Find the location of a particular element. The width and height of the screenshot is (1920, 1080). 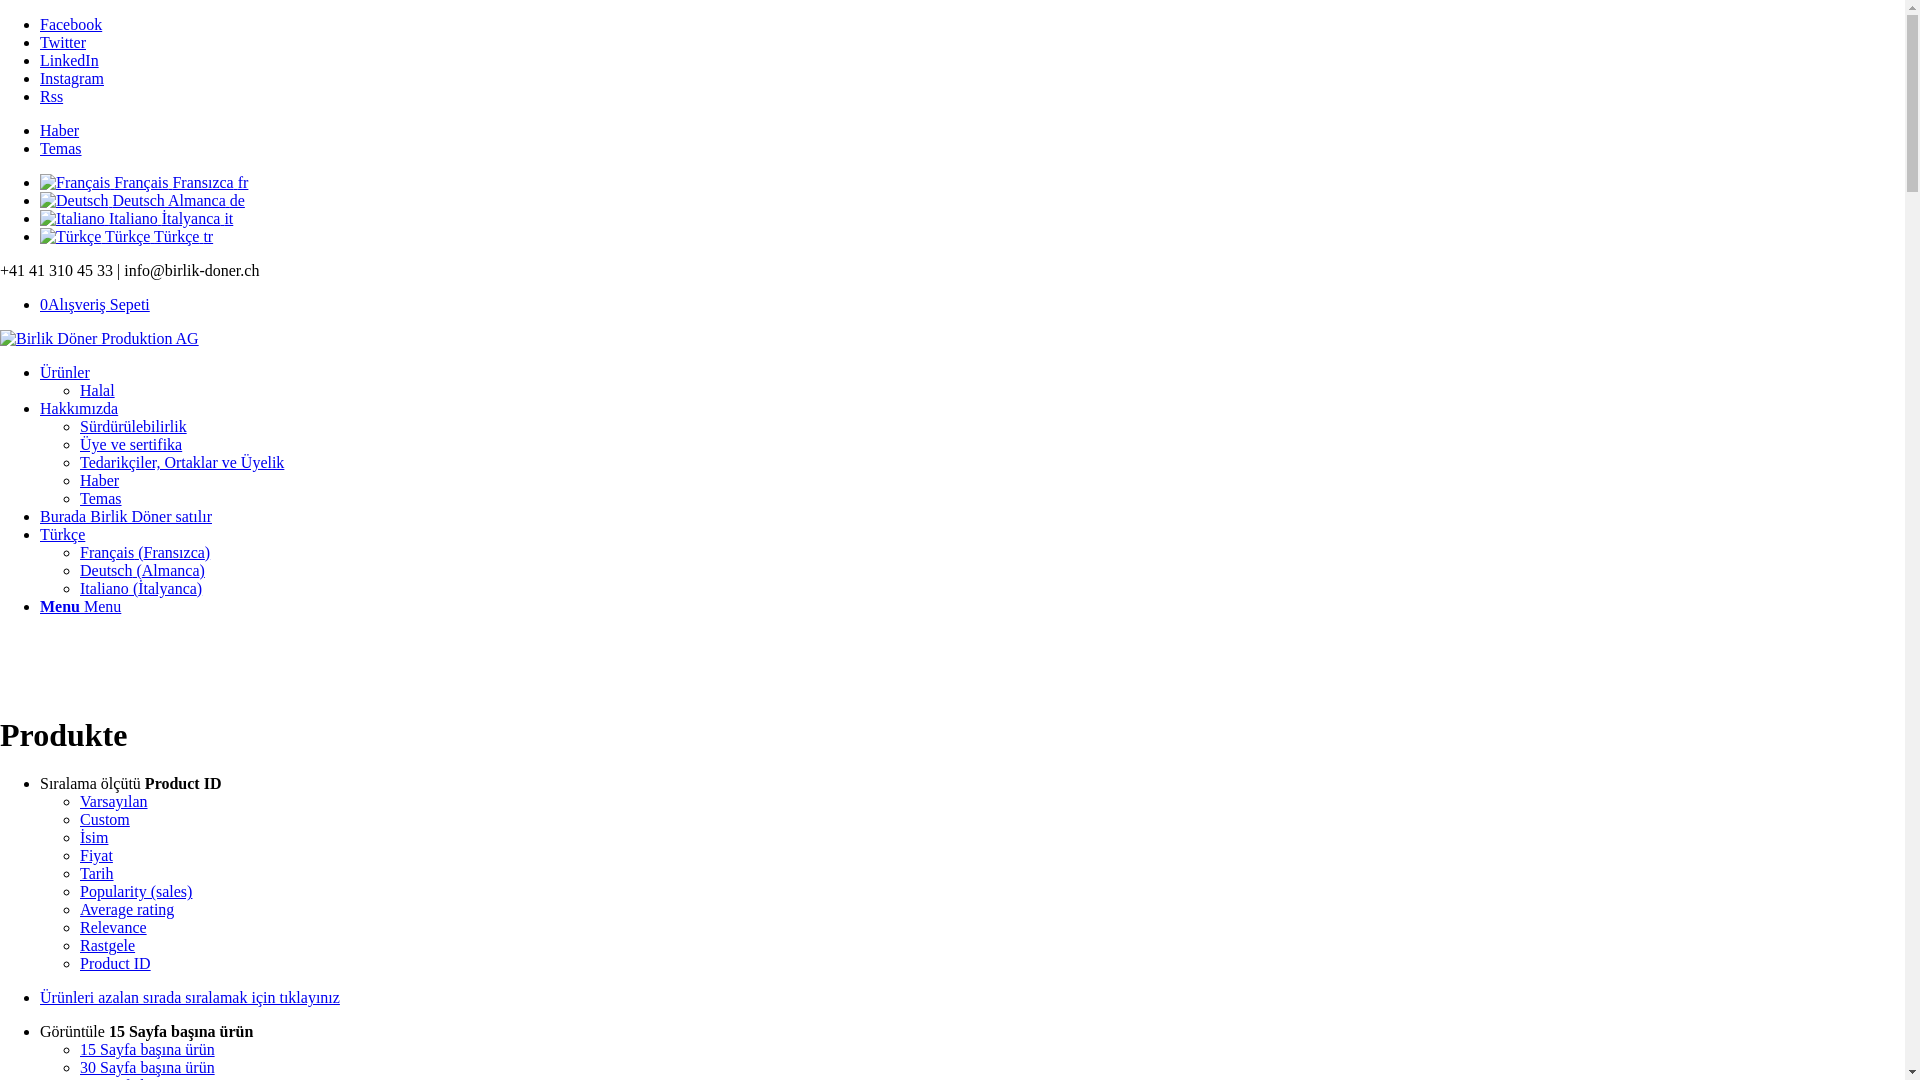

'Relevance' is located at coordinates (112, 927).